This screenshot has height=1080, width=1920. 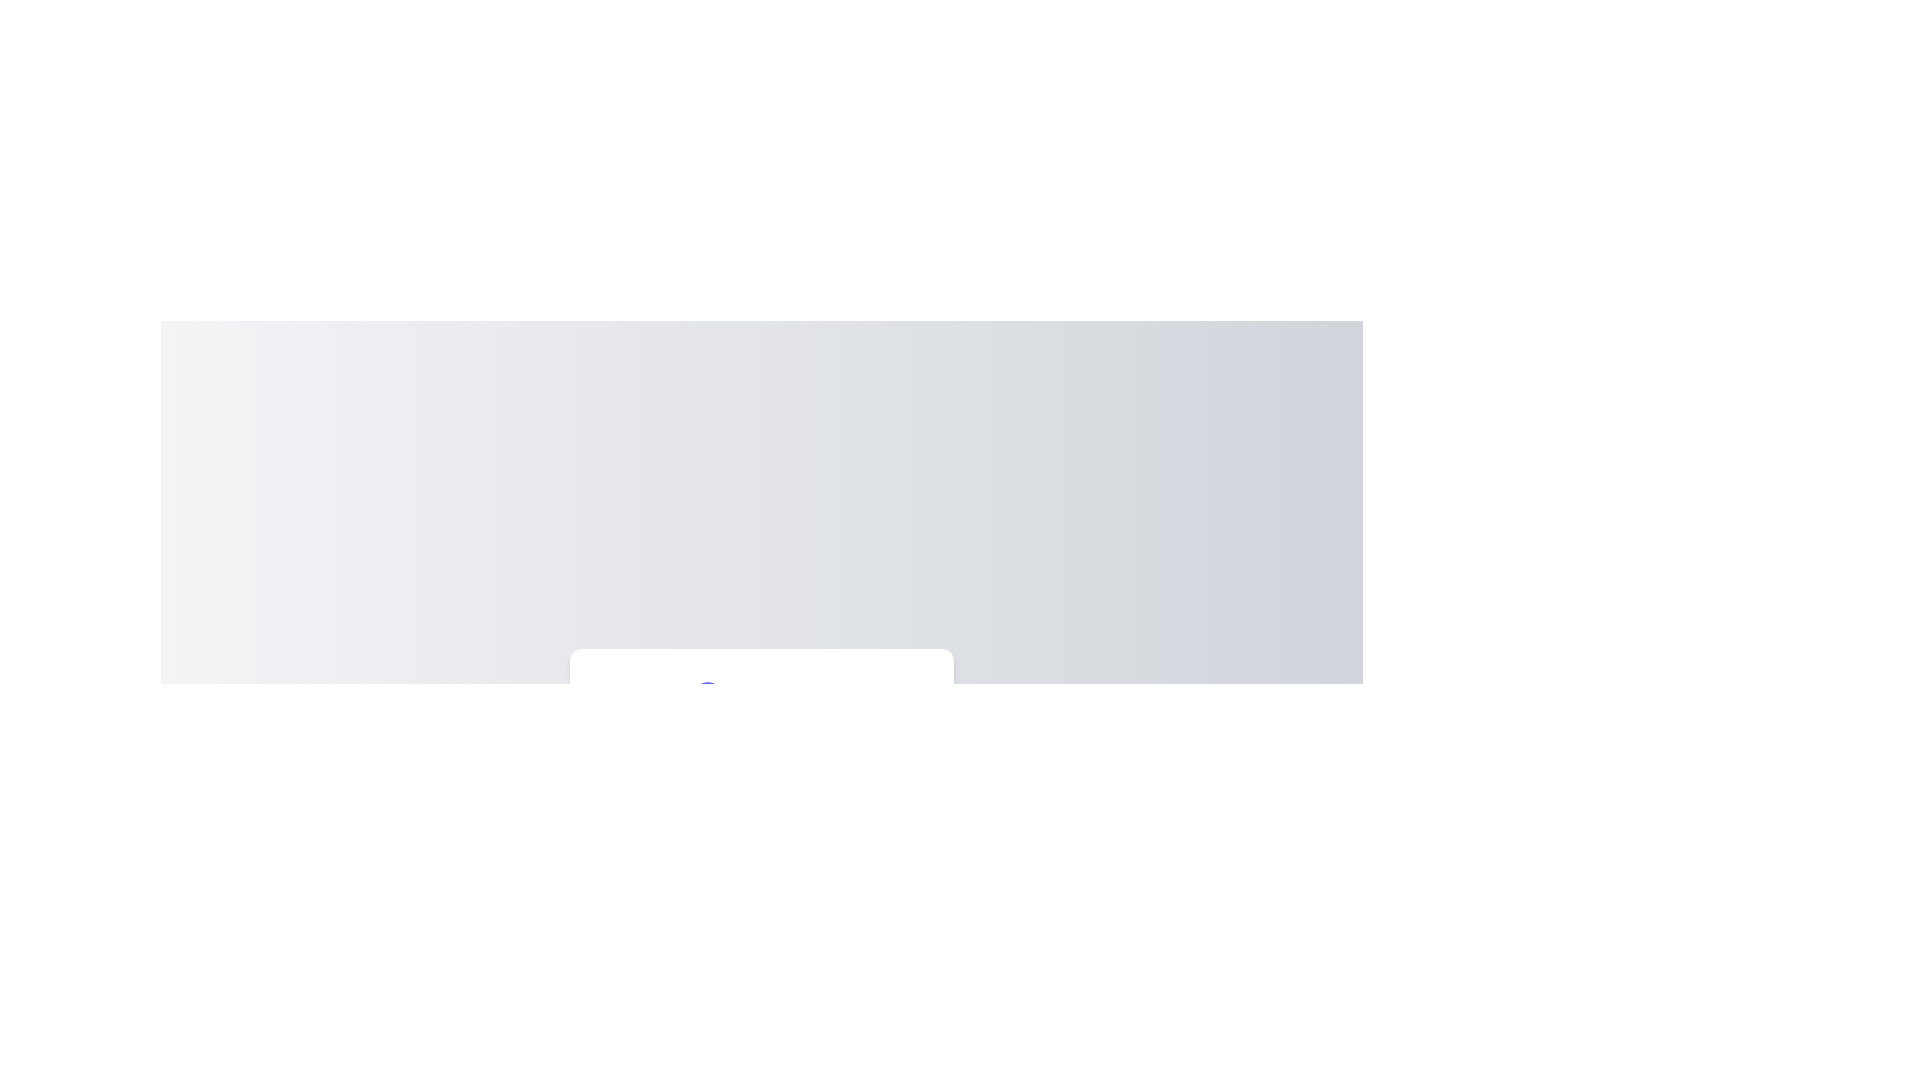 What do you see at coordinates (688, 813) in the screenshot?
I see `the slider to set the color intensity to 47` at bounding box center [688, 813].